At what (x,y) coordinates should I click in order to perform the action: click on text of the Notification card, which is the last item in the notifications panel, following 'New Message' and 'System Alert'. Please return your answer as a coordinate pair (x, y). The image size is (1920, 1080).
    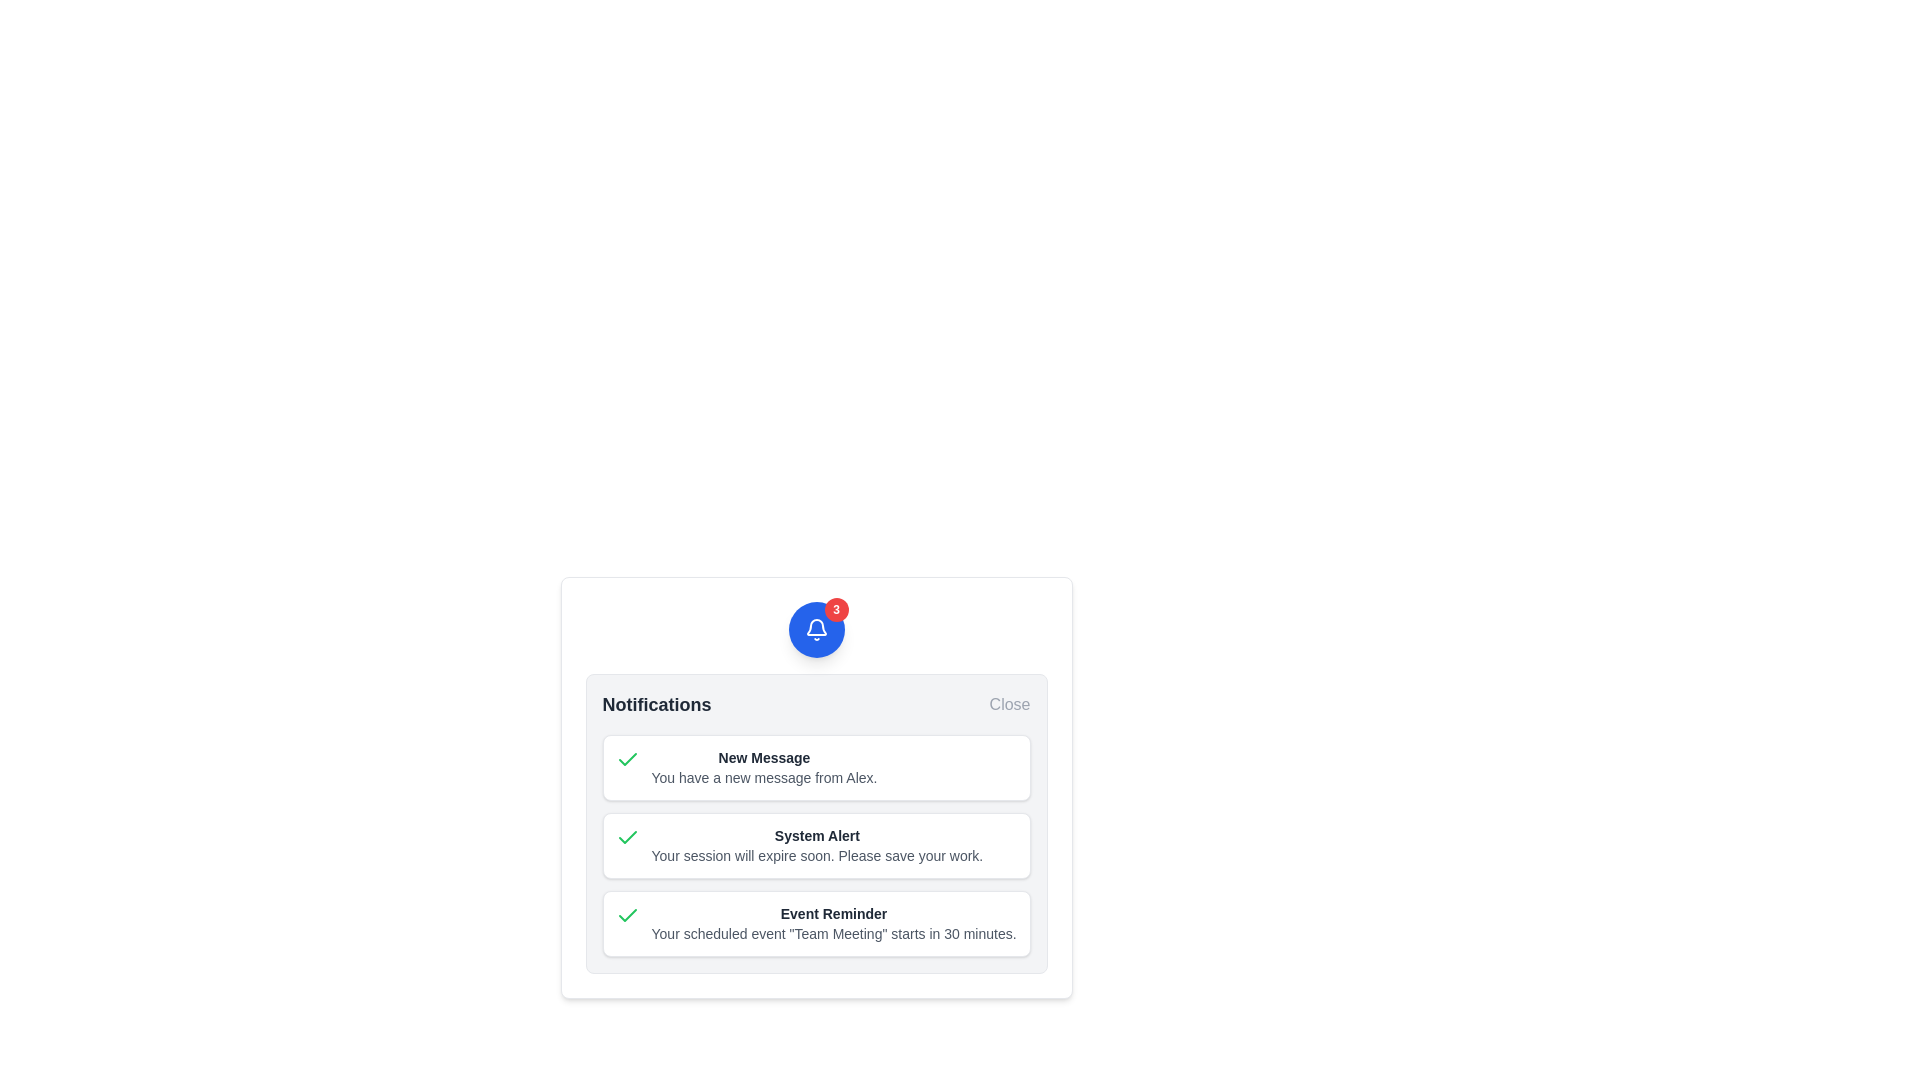
    Looking at the image, I should click on (816, 924).